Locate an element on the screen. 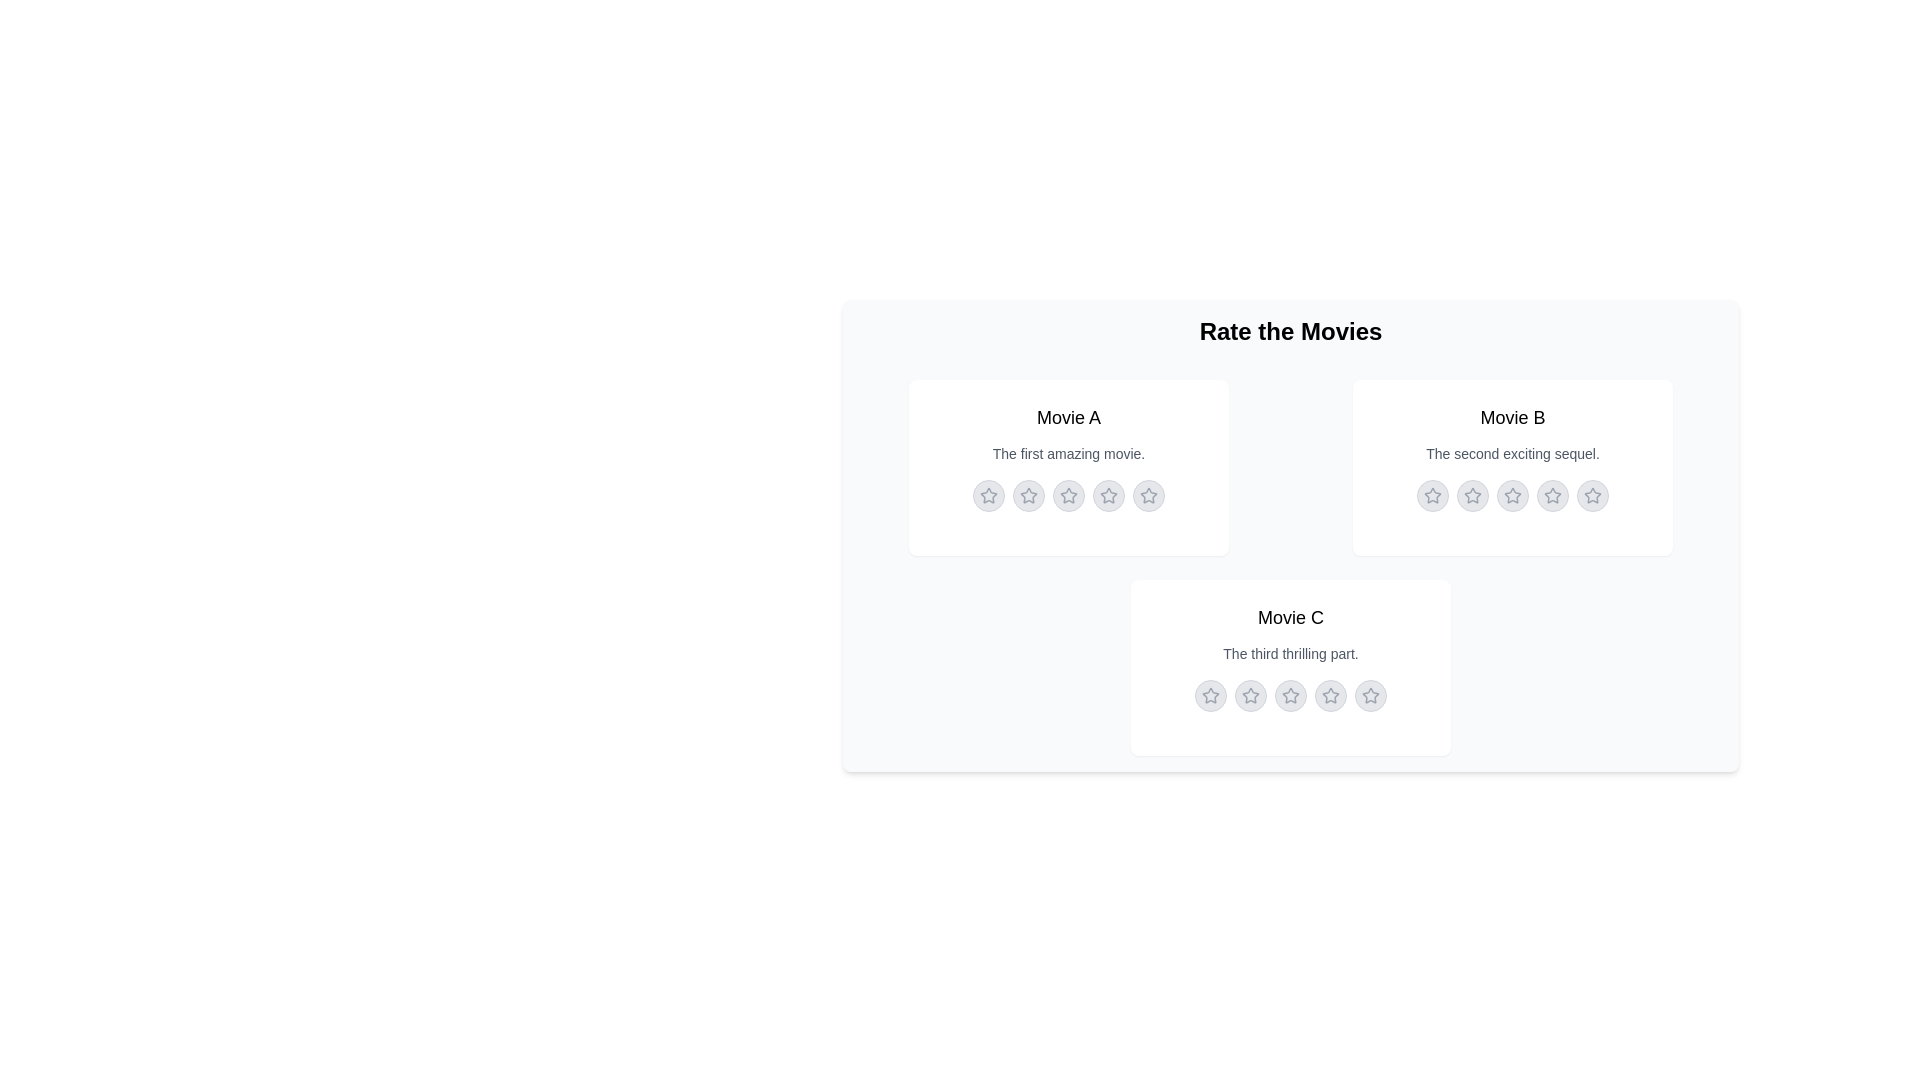 The width and height of the screenshot is (1920, 1080). descriptive subtitle or tagline text block for 'Movie C', which is located directly below the title 'Movie C' and above the rating options is located at coordinates (1291, 654).